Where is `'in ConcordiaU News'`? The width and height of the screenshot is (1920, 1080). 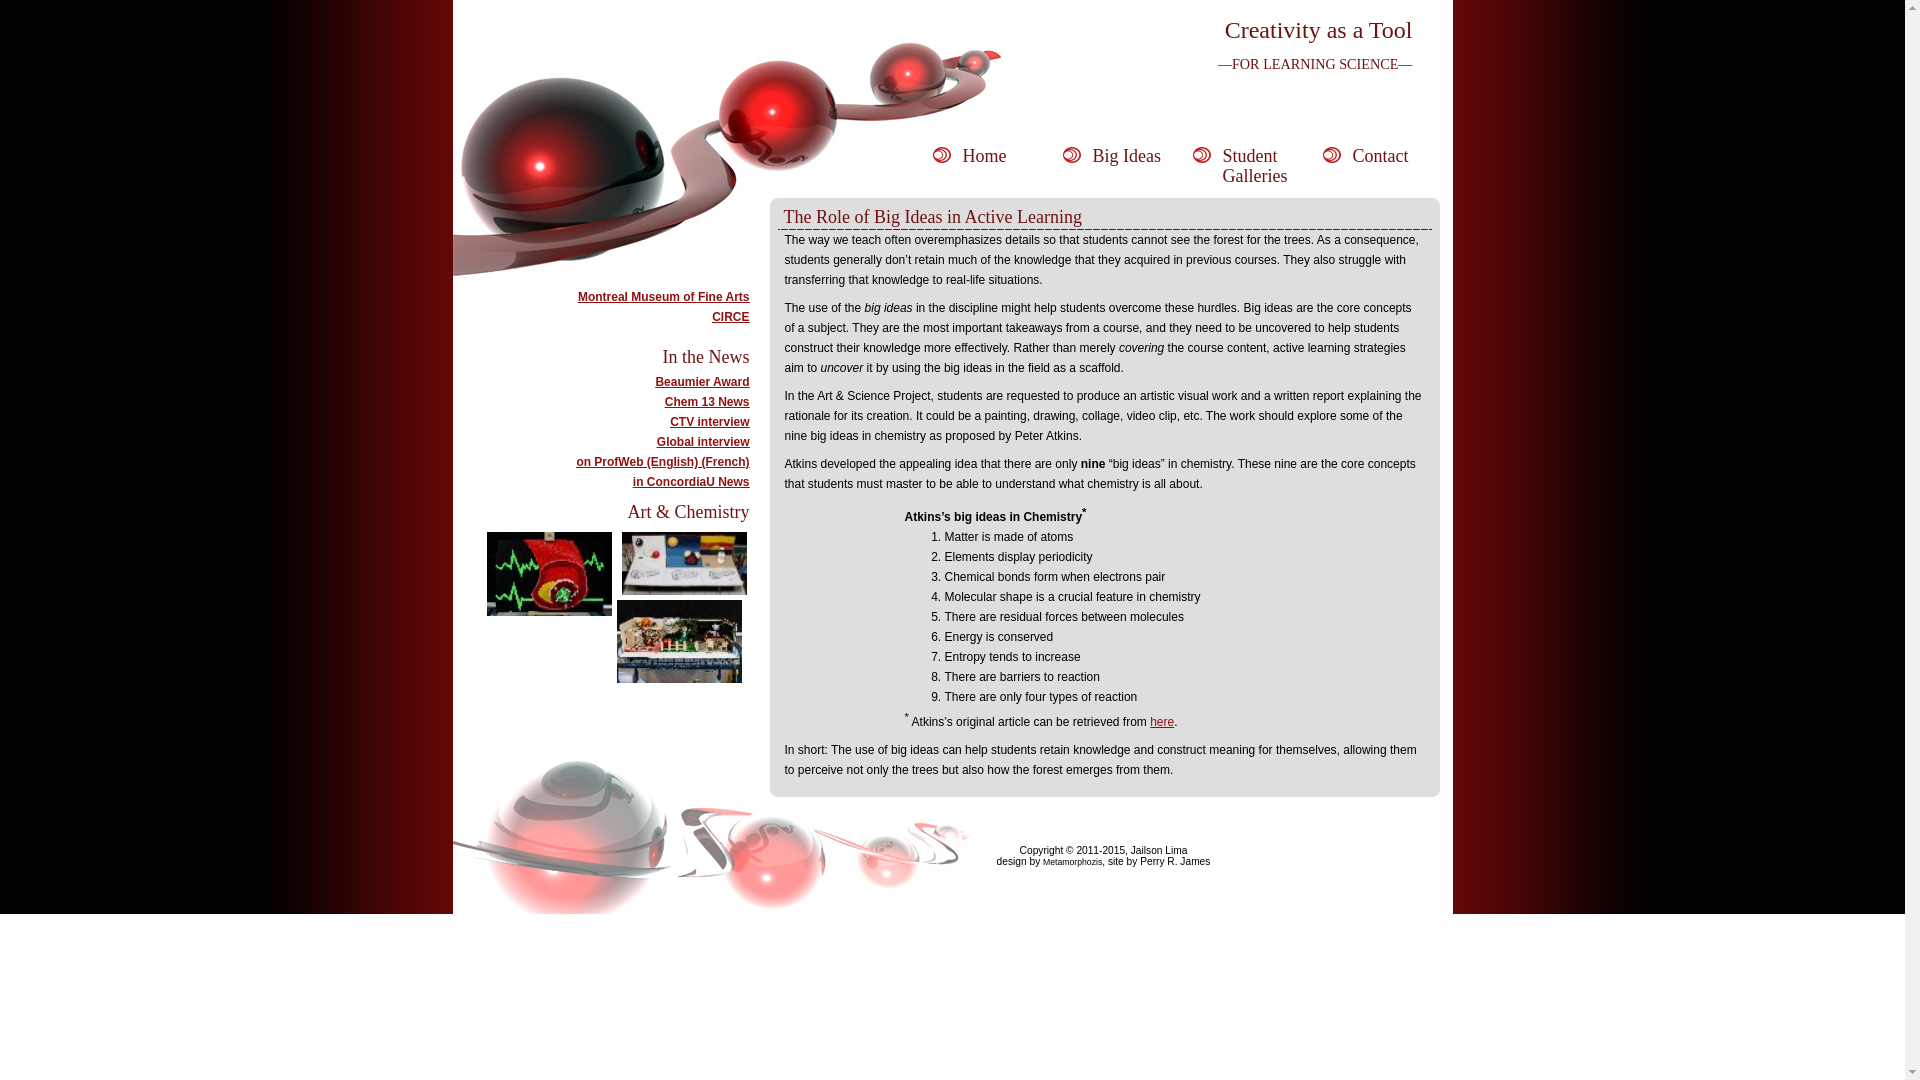 'in ConcordiaU News' is located at coordinates (691, 482).